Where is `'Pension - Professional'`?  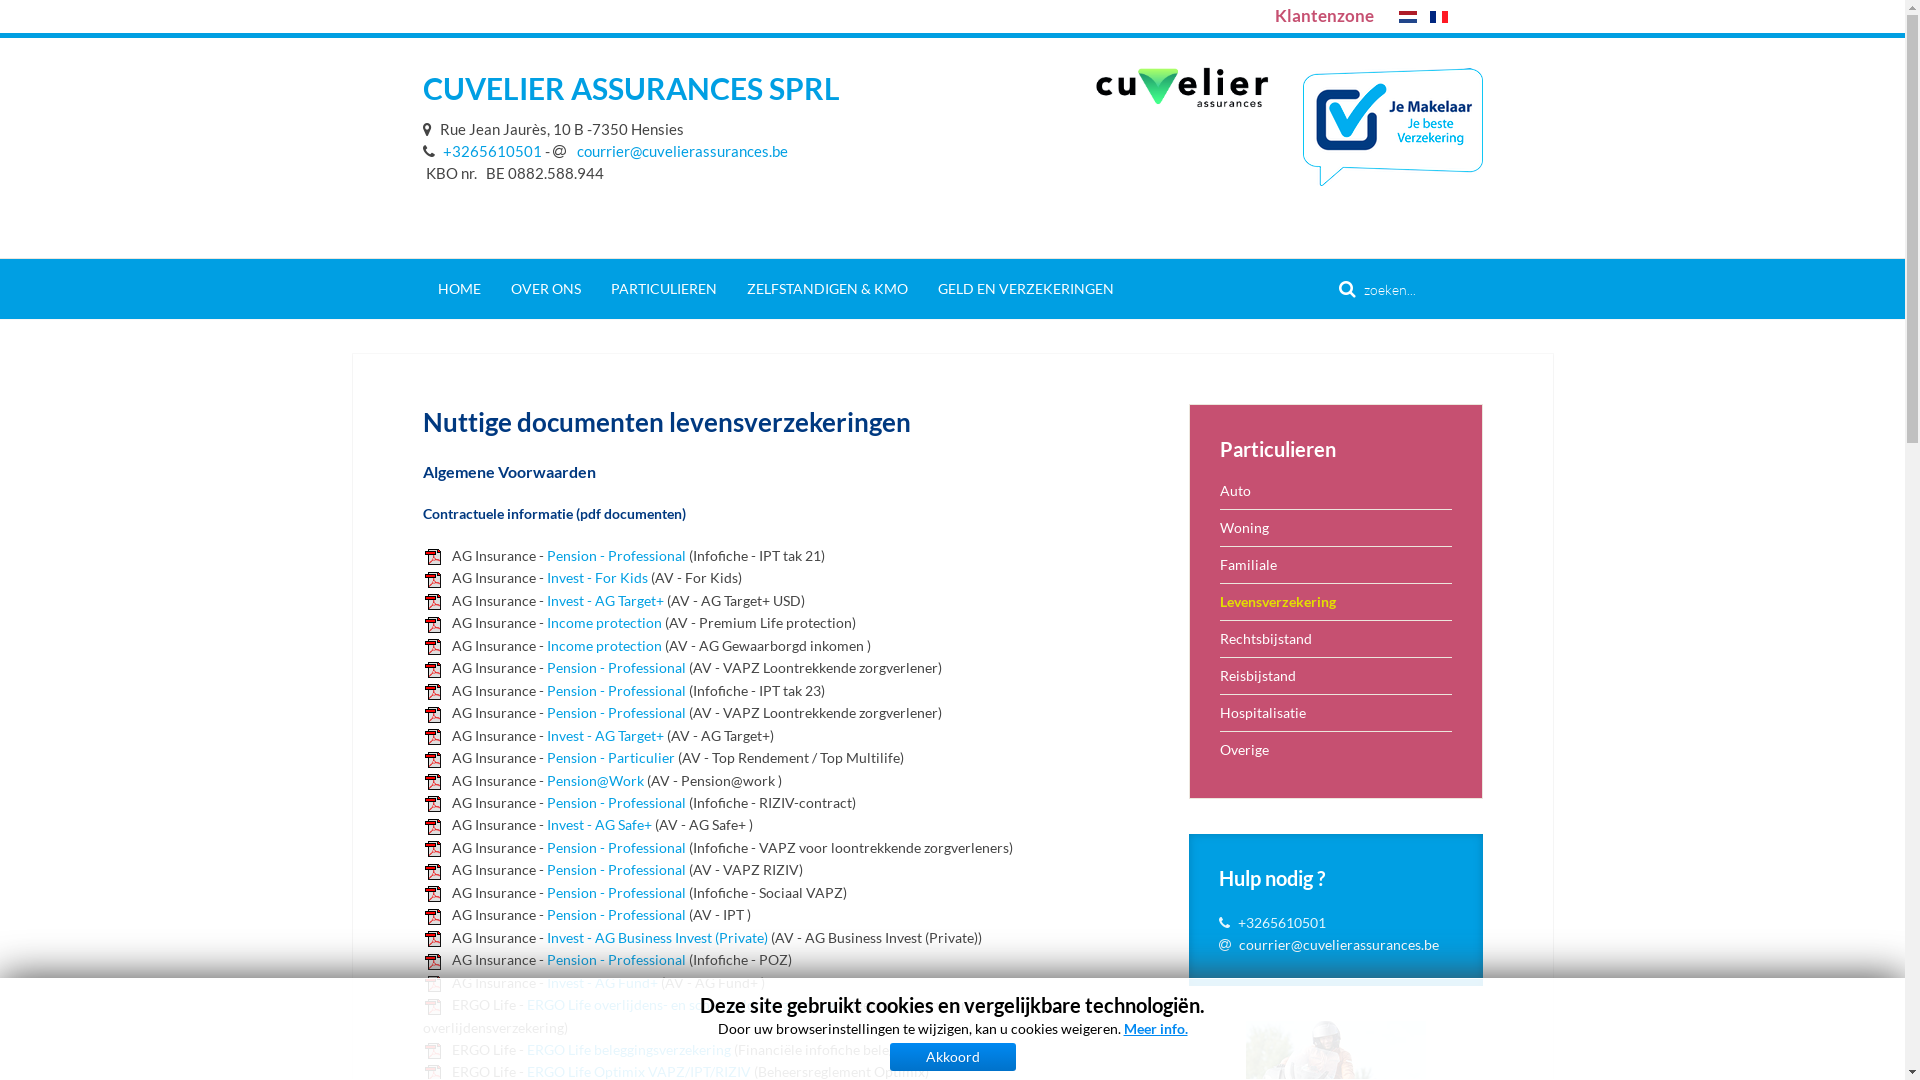 'Pension - Professional' is located at coordinates (614, 711).